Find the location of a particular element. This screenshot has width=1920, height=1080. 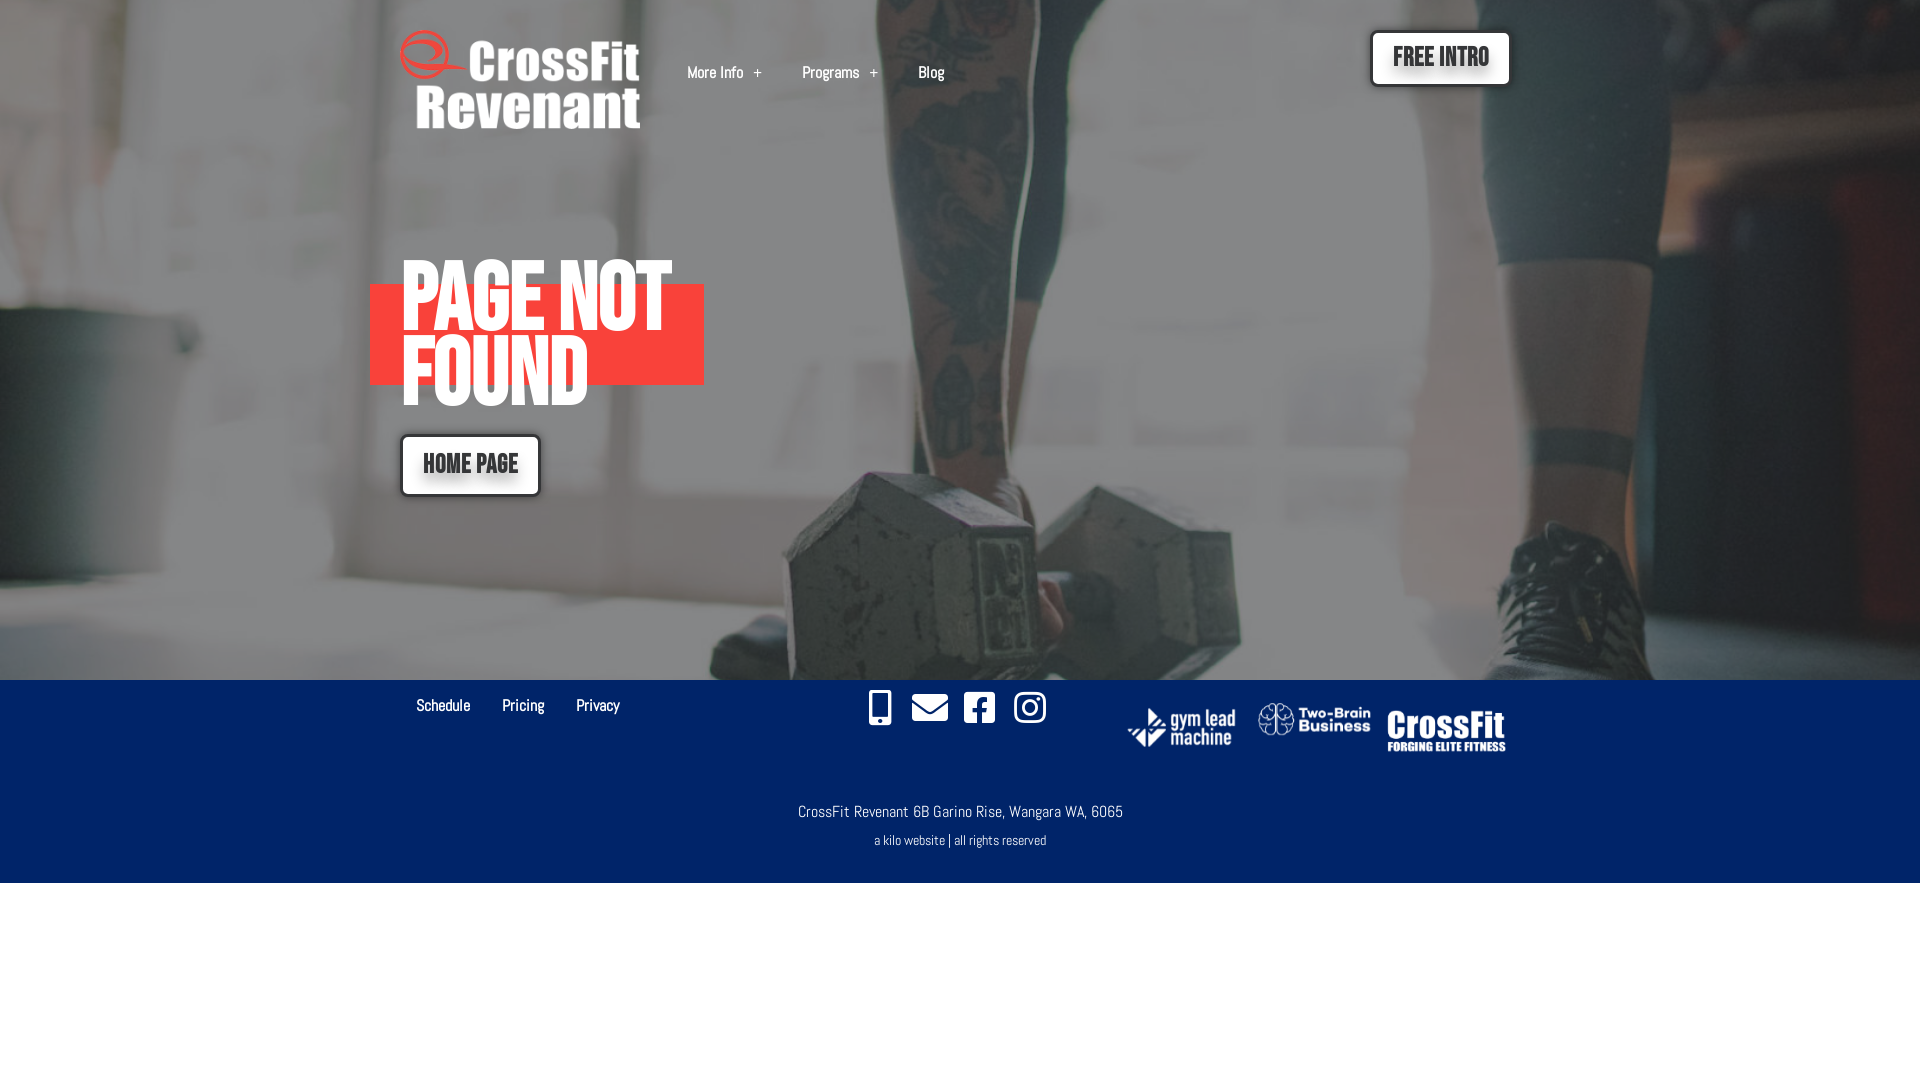

'Schedule' is located at coordinates (441, 704).